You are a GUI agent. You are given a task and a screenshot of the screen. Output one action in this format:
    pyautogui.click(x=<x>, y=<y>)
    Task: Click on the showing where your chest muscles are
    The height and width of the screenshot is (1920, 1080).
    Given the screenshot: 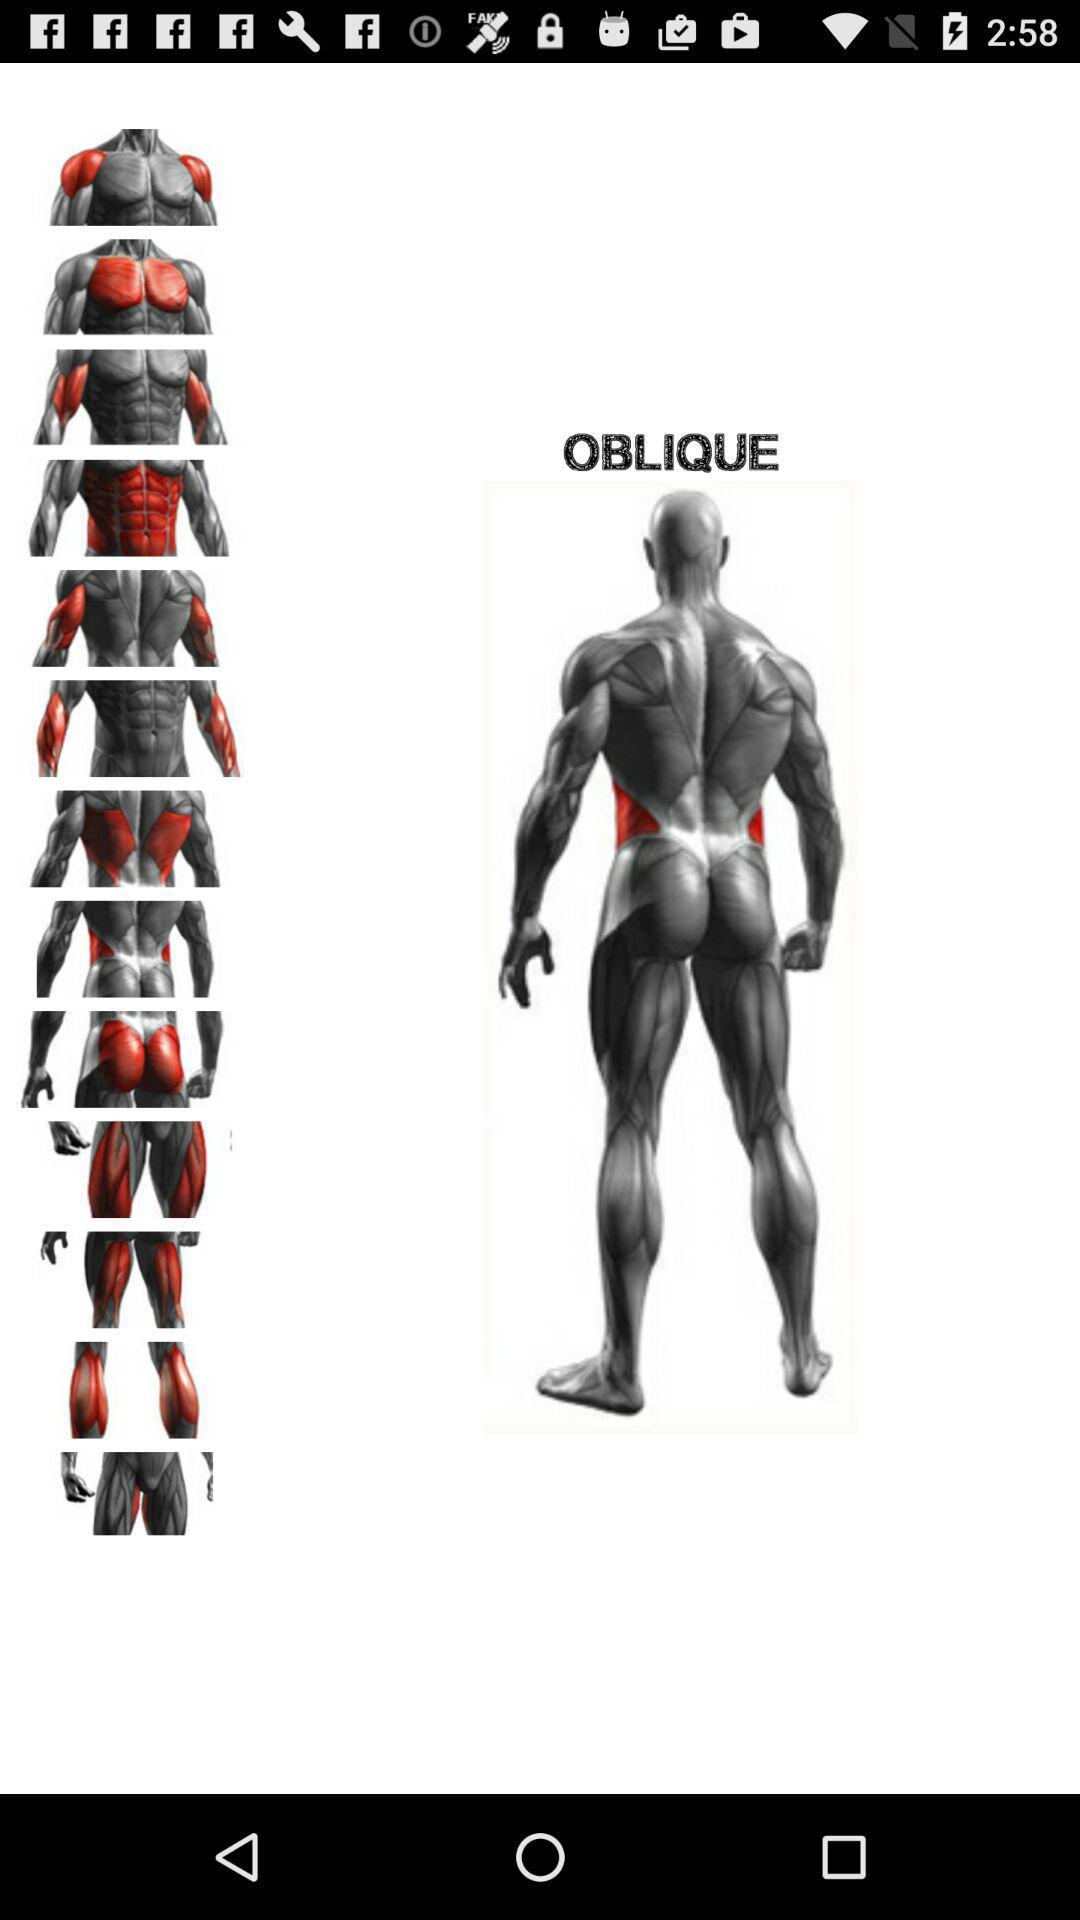 What is the action you would take?
    pyautogui.click(x=131, y=279)
    